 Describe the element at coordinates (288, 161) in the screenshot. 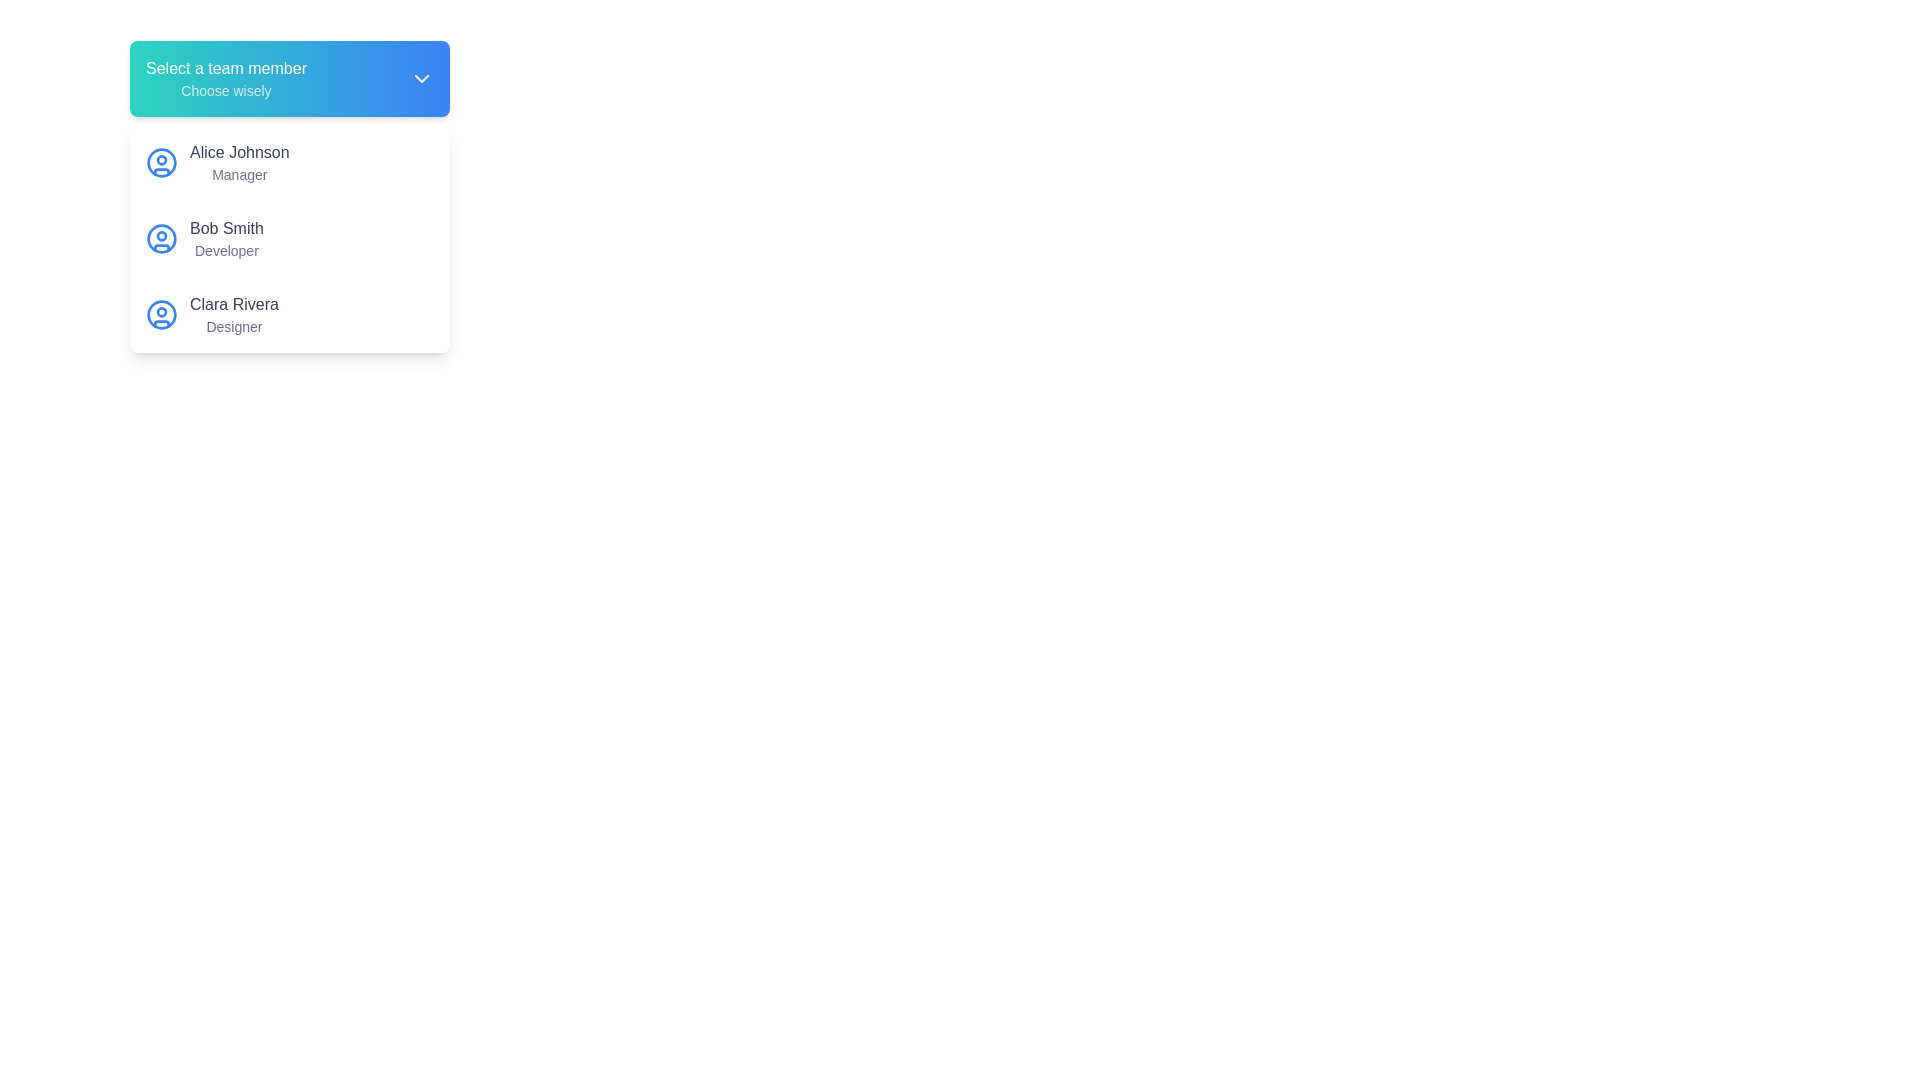

I see `the first selectable list item labeled 'Alice Johnson' under the dropdown menu 'Select a team member'` at that location.